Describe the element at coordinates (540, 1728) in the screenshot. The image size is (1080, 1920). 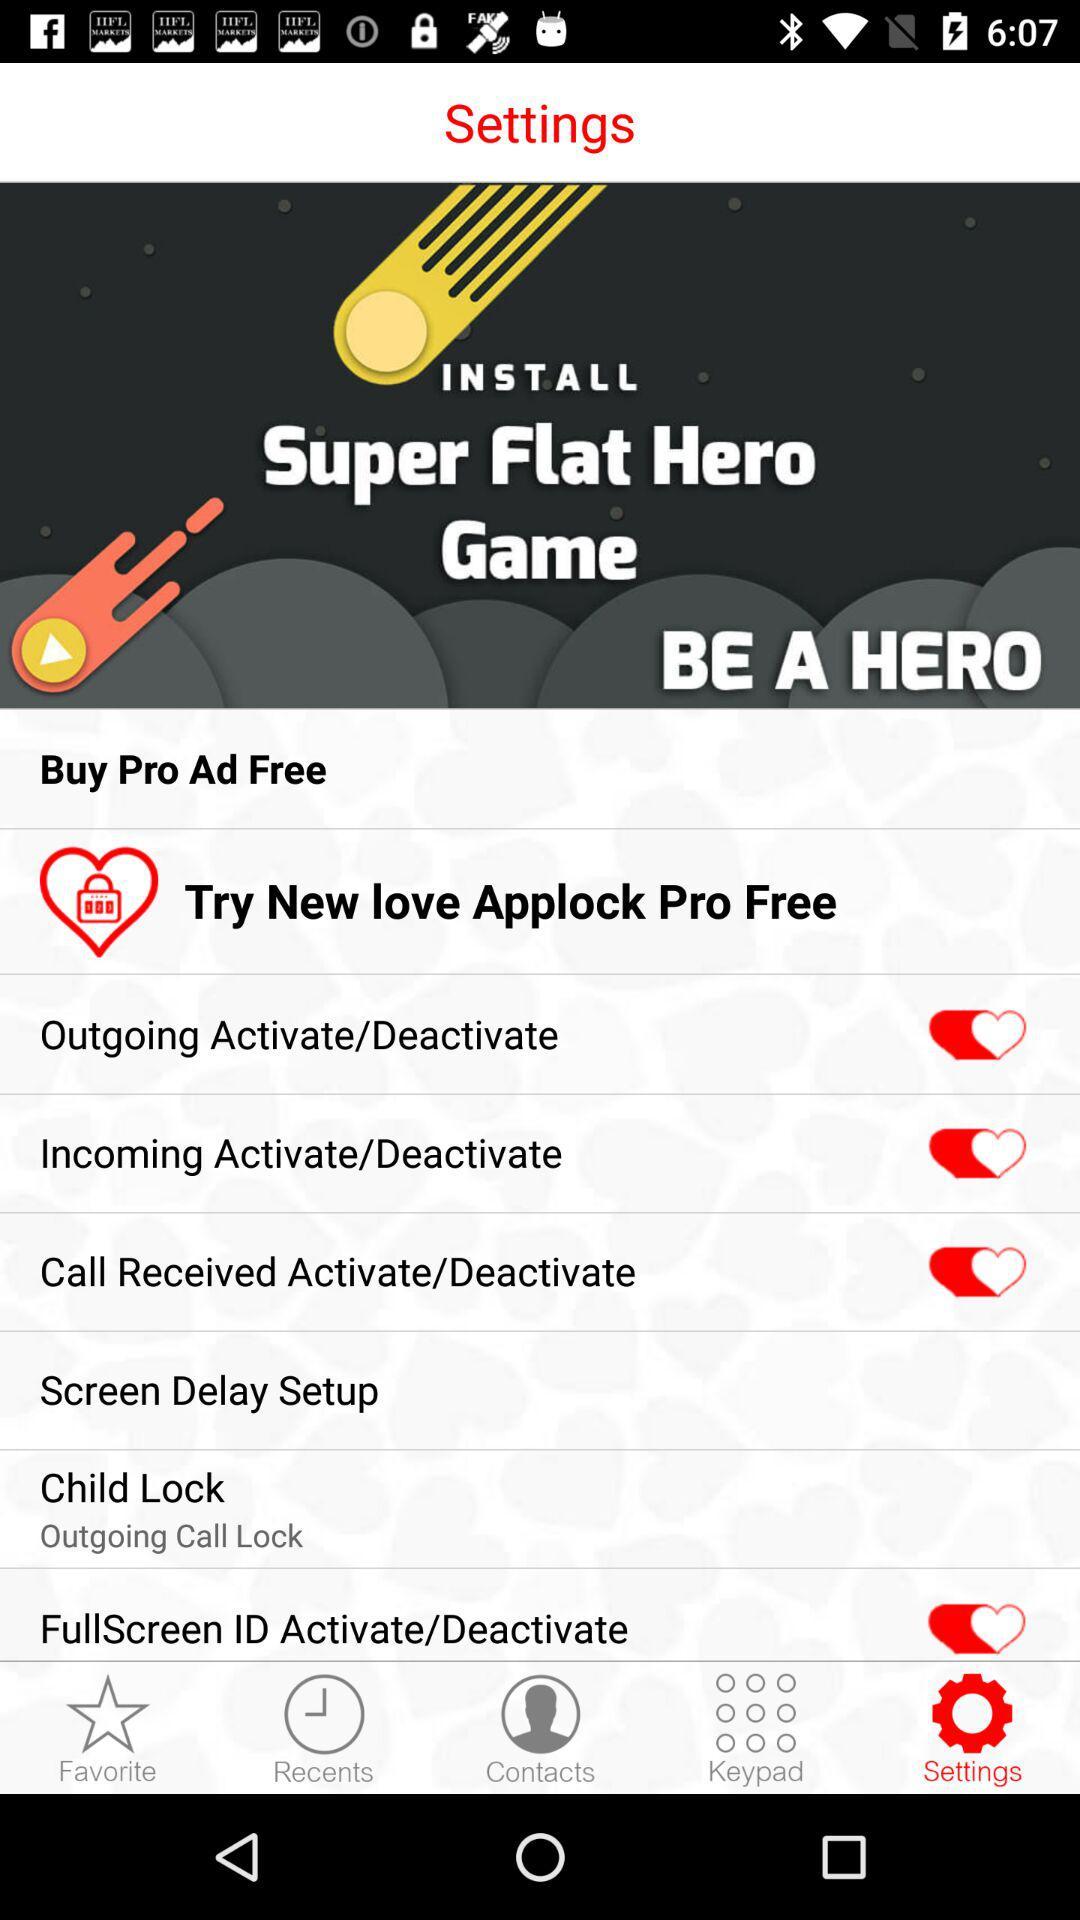
I see `contacts` at that location.